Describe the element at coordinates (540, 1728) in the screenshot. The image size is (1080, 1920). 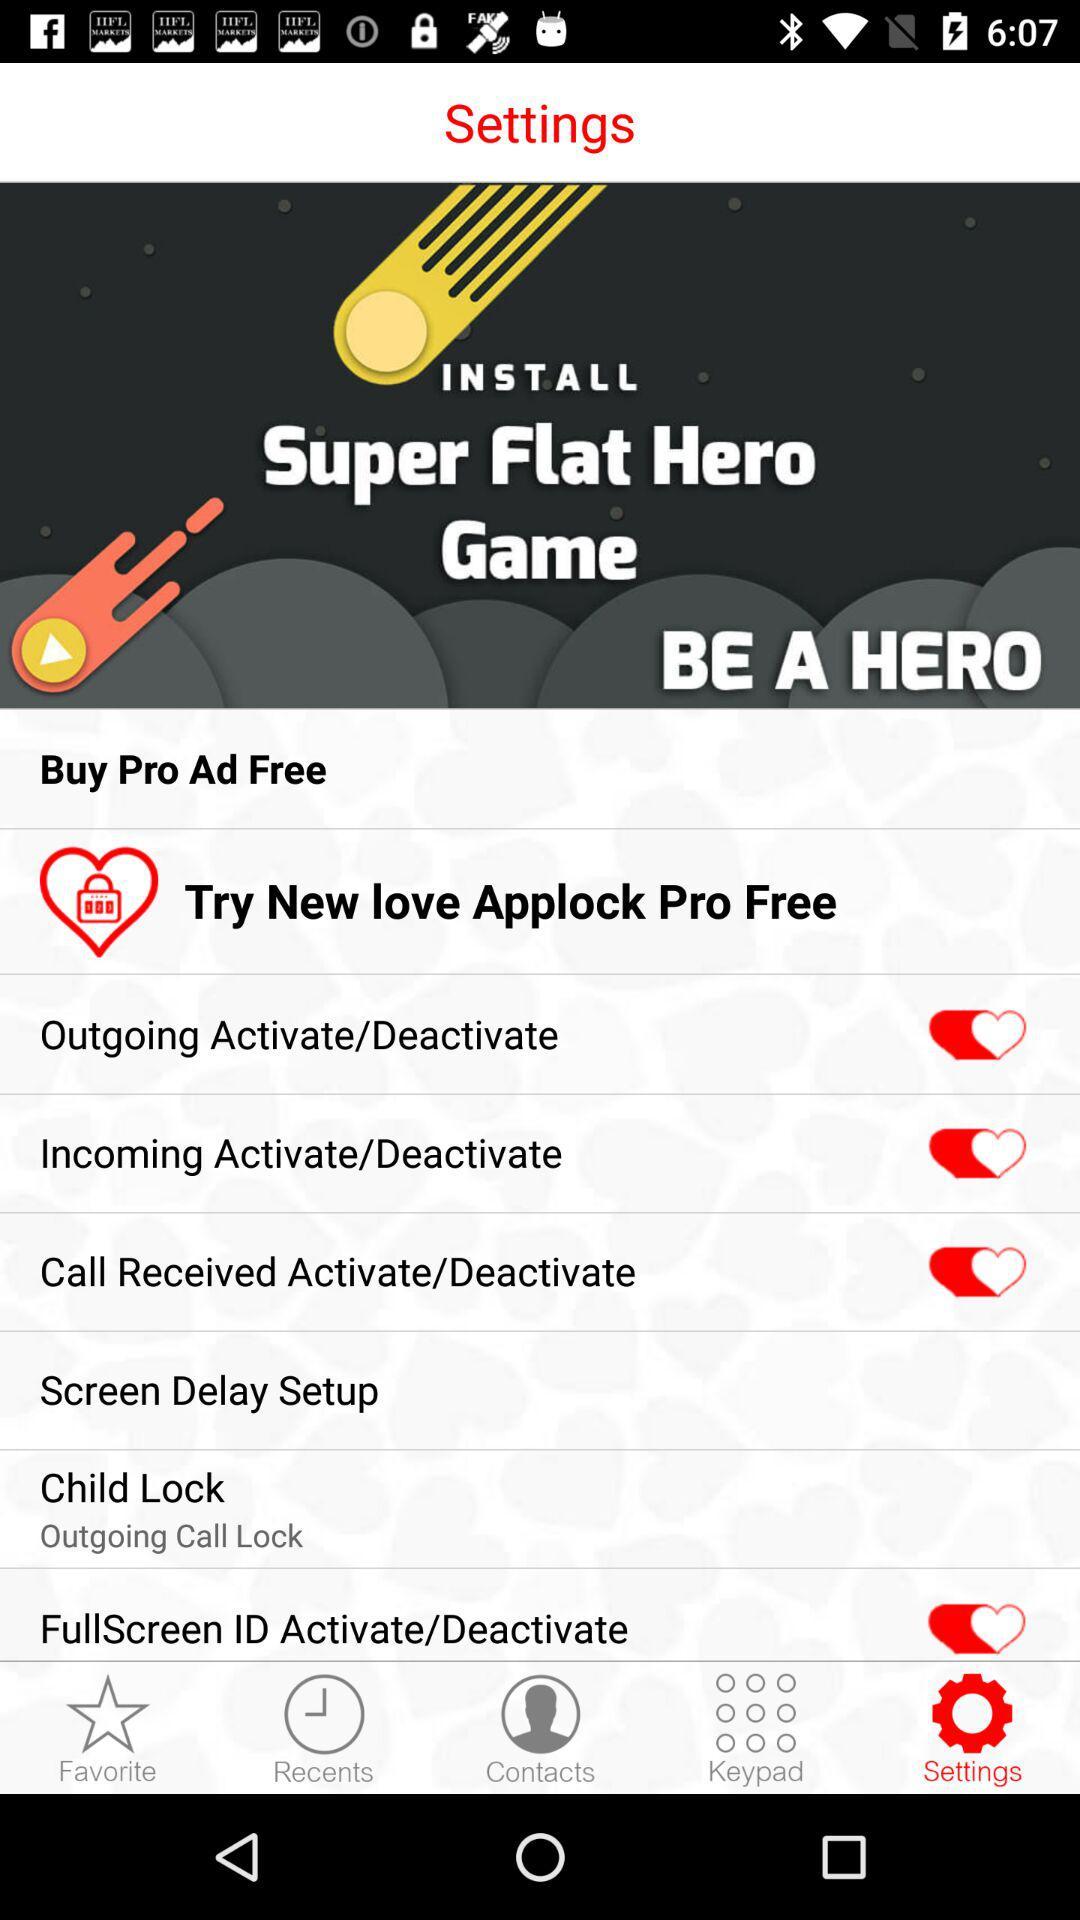
I see `contacts` at that location.